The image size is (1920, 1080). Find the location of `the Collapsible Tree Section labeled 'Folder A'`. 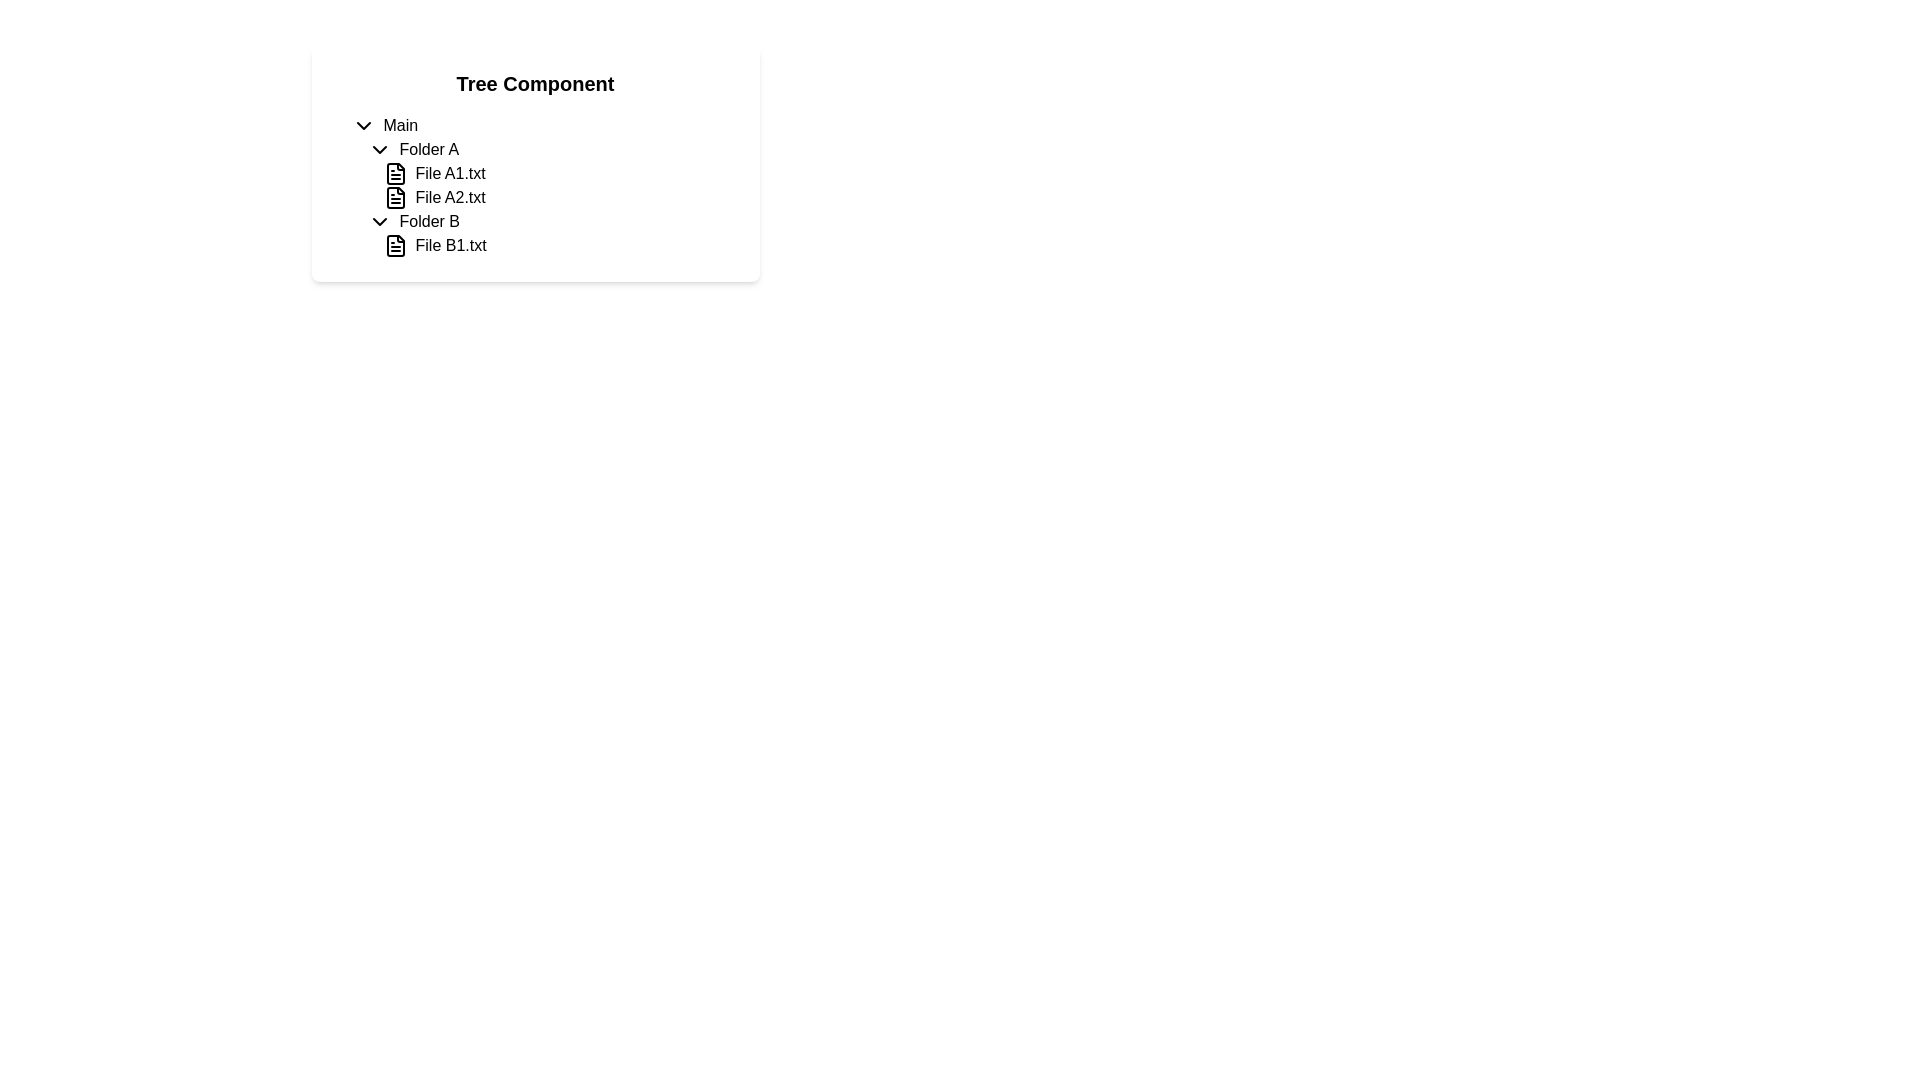

the Collapsible Tree Section labeled 'Folder A' is located at coordinates (543, 172).